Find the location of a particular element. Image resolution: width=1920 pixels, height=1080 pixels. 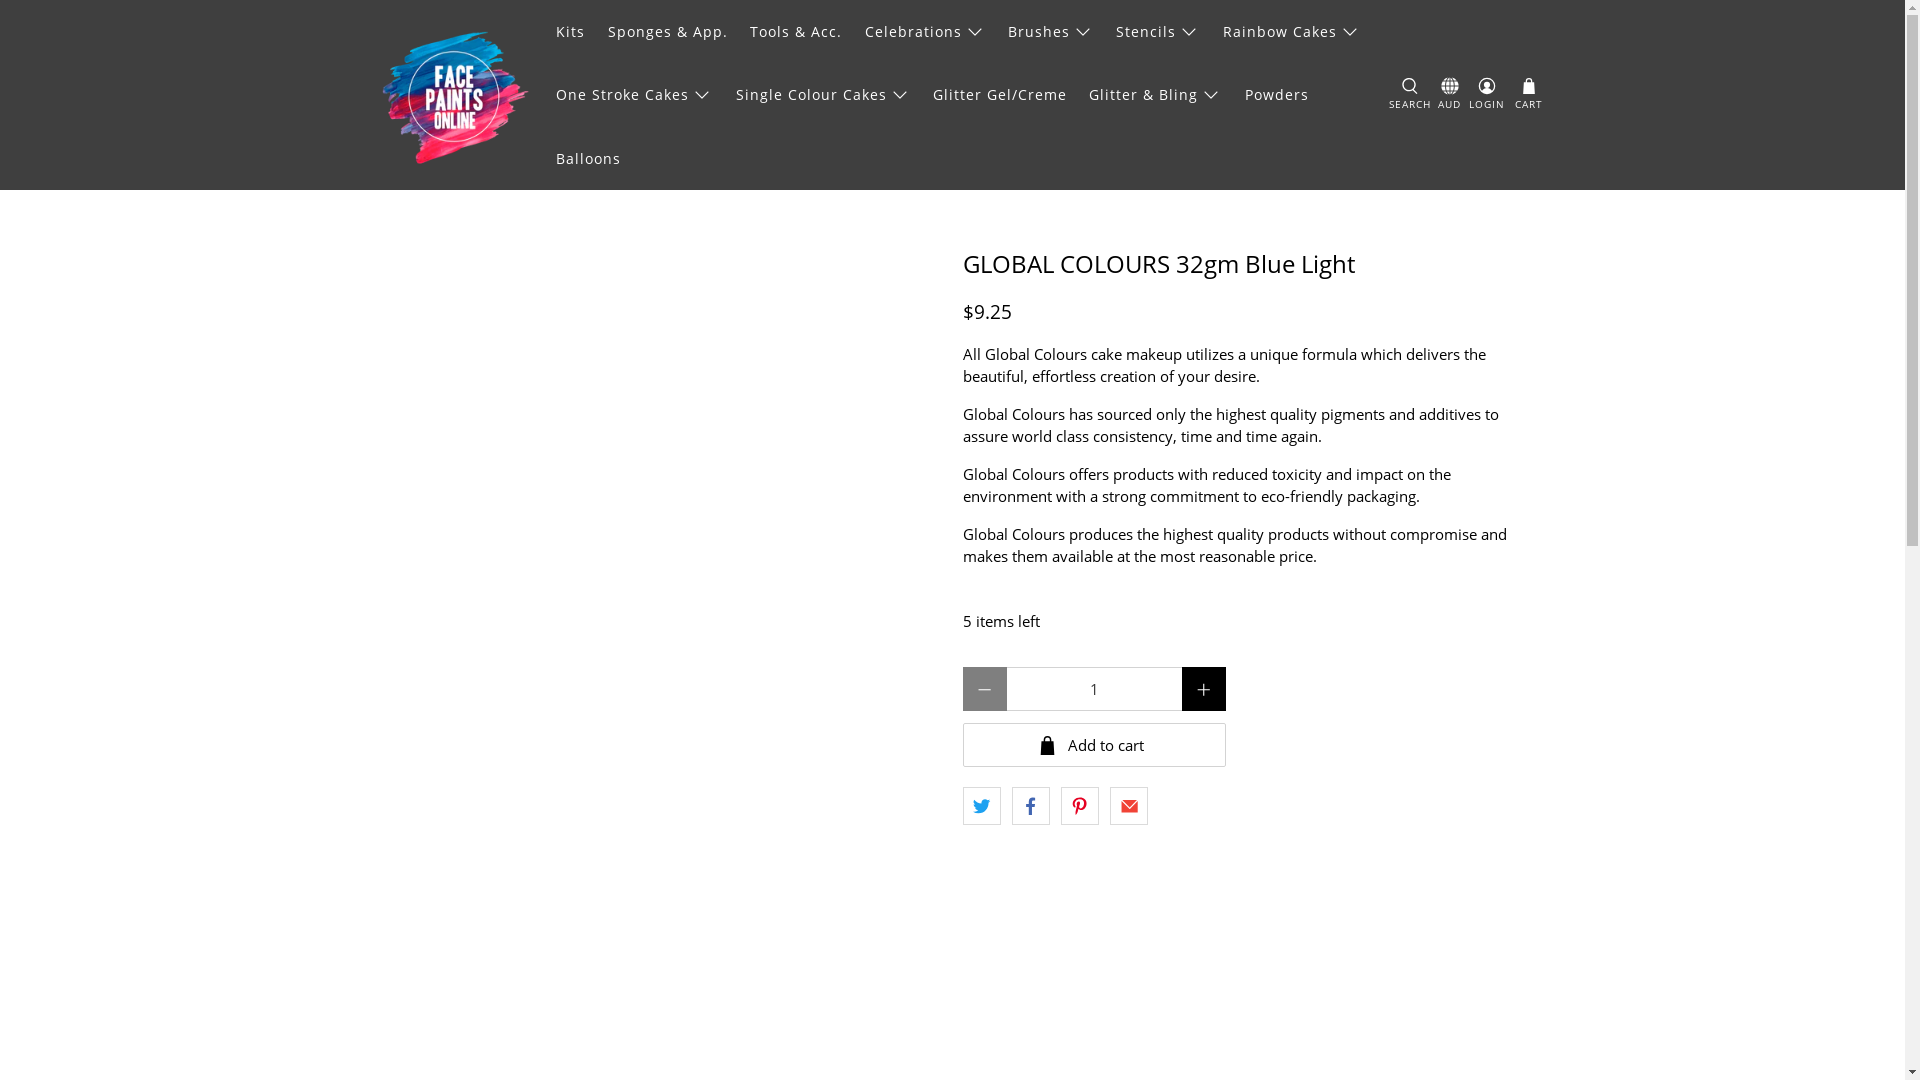

'Stencils' is located at coordinates (1157, 31).